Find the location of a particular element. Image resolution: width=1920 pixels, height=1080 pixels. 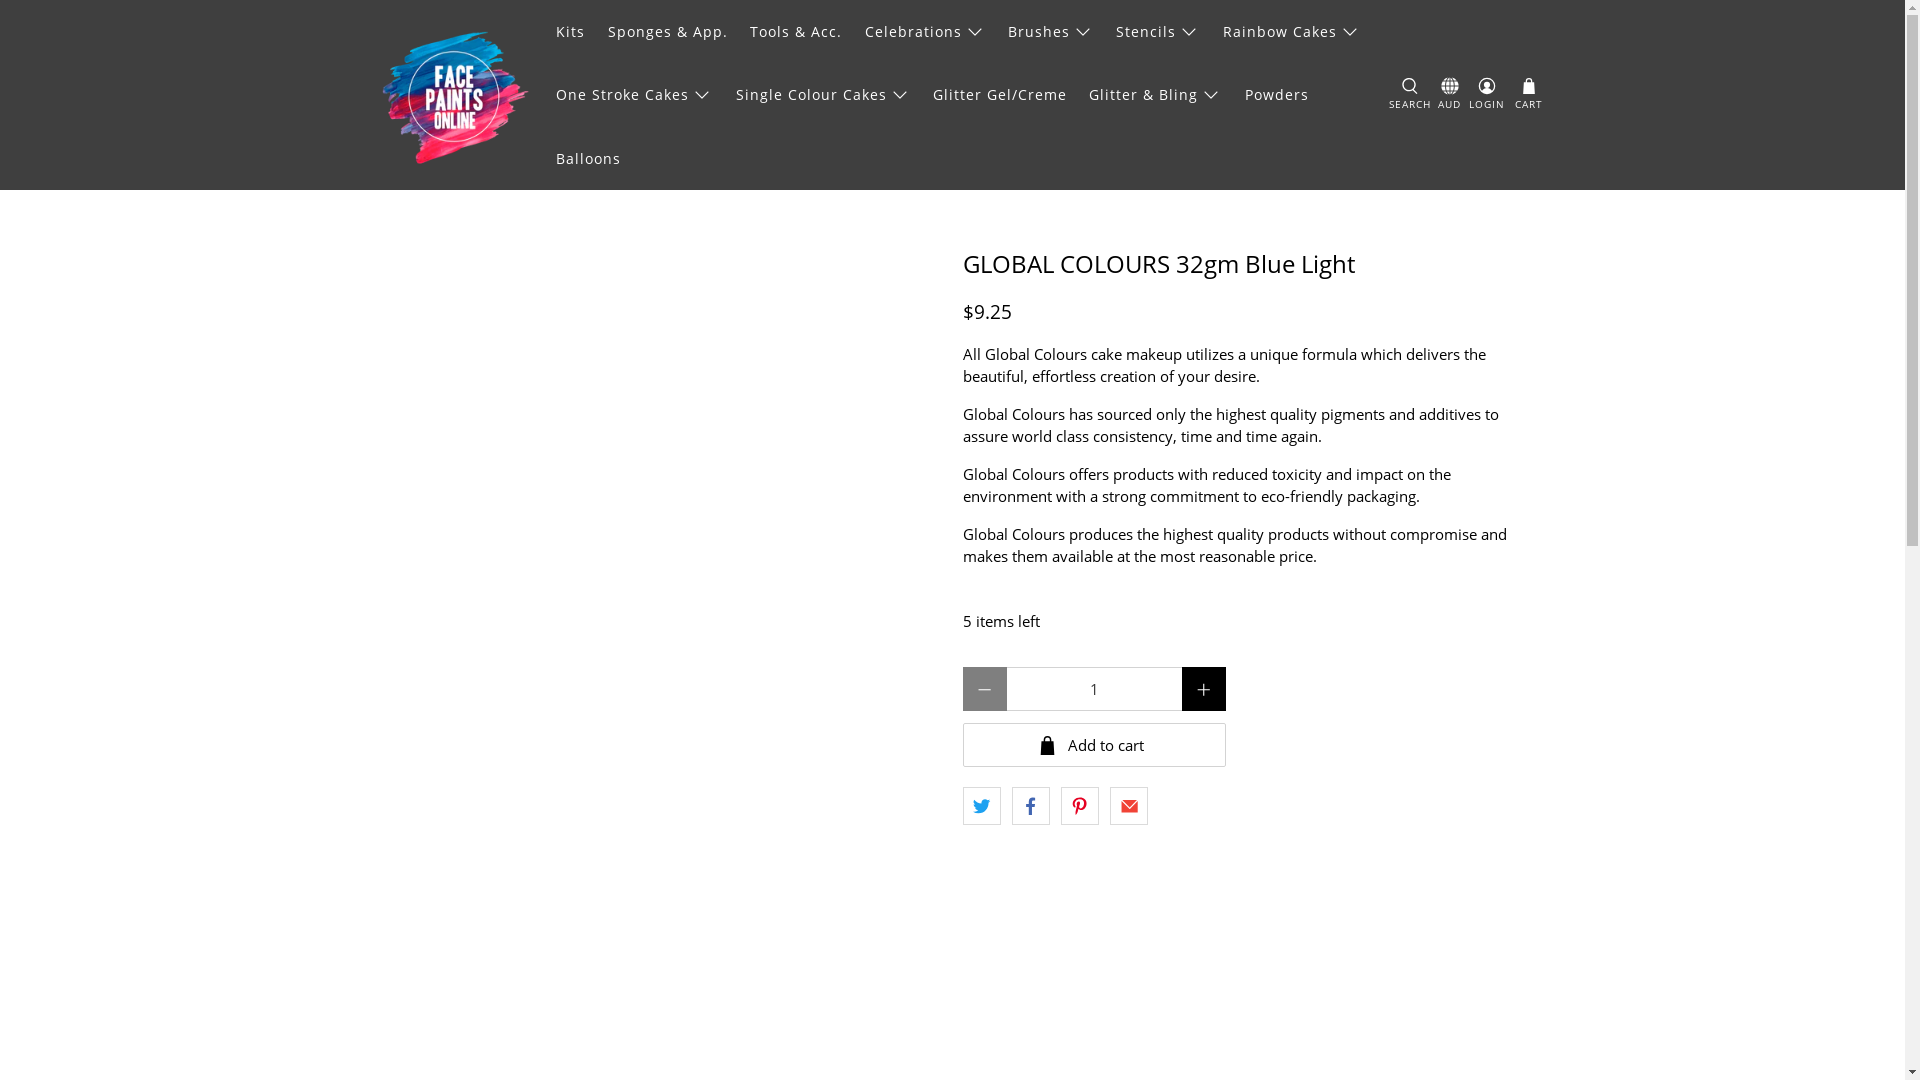

'Stencils' is located at coordinates (1157, 31).